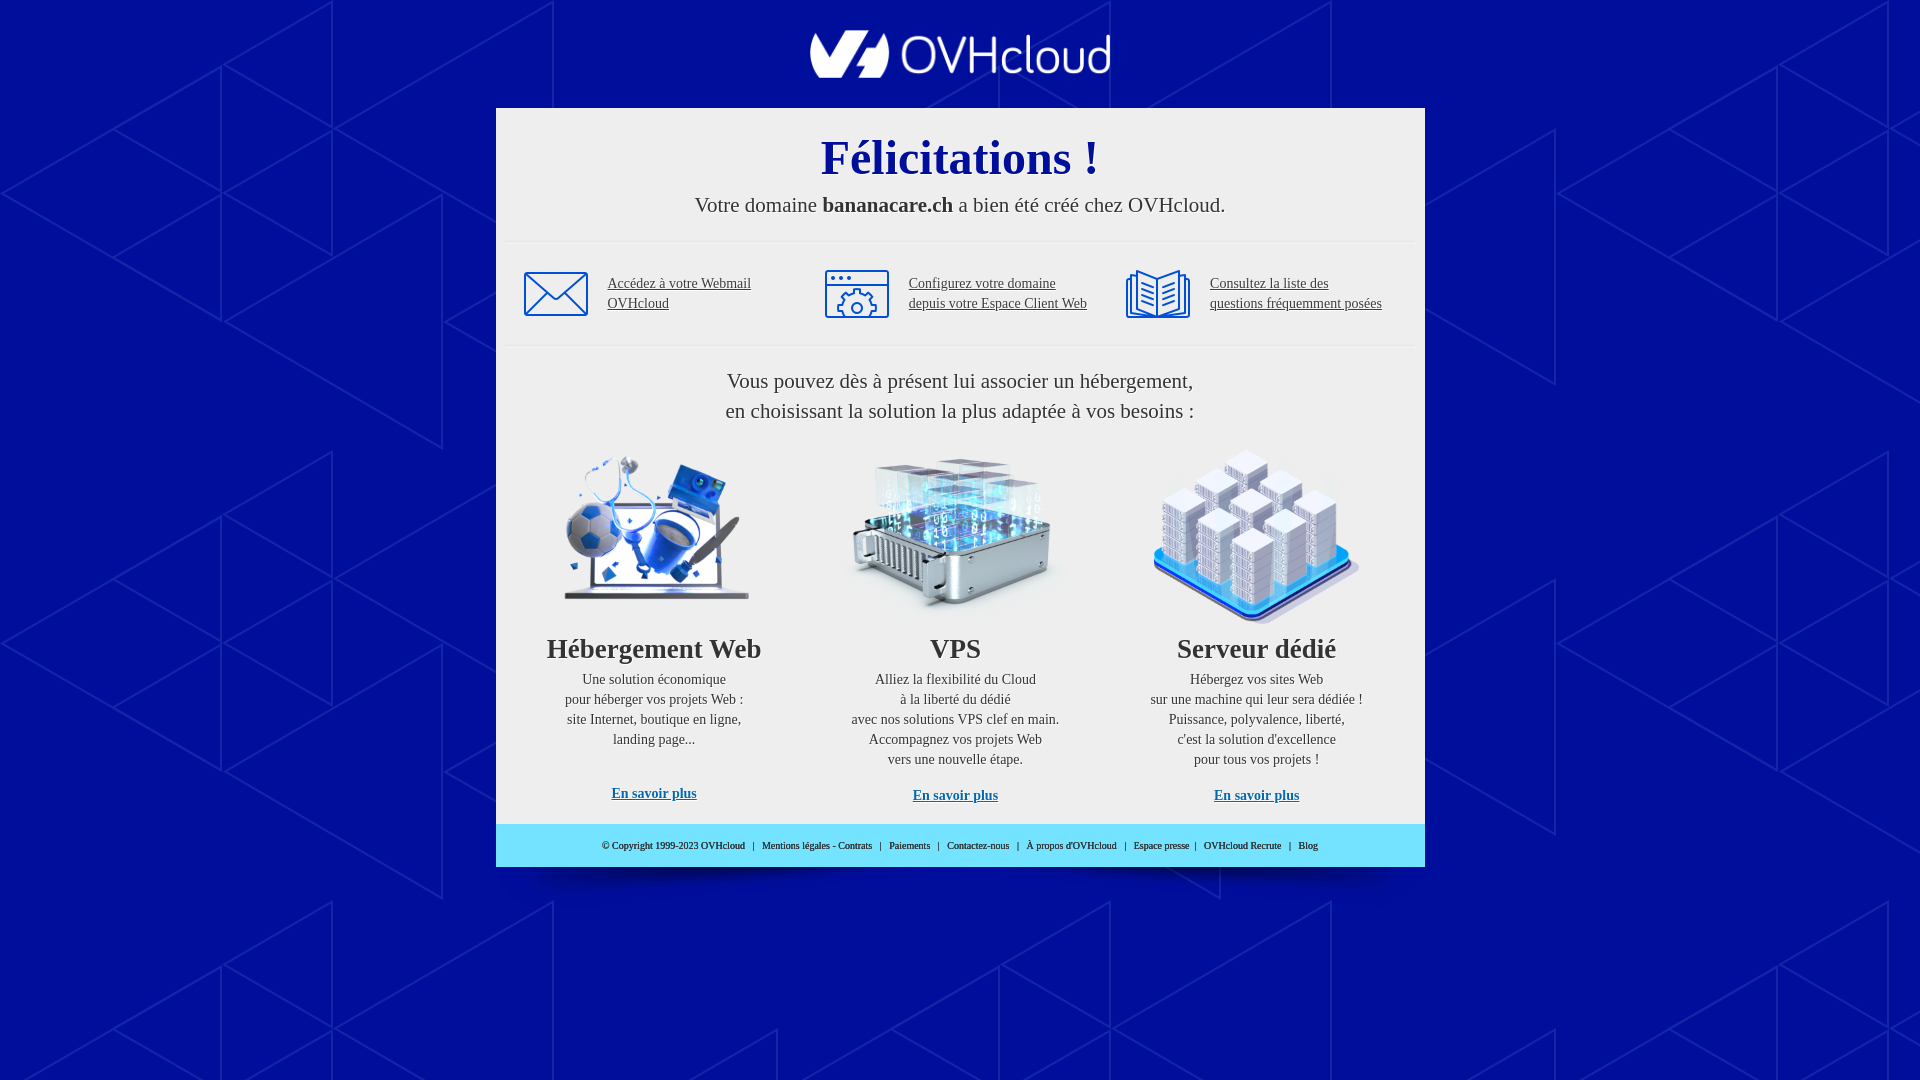  What do you see at coordinates (653, 792) in the screenshot?
I see `'En savoir plus'` at bounding box center [653, 792].